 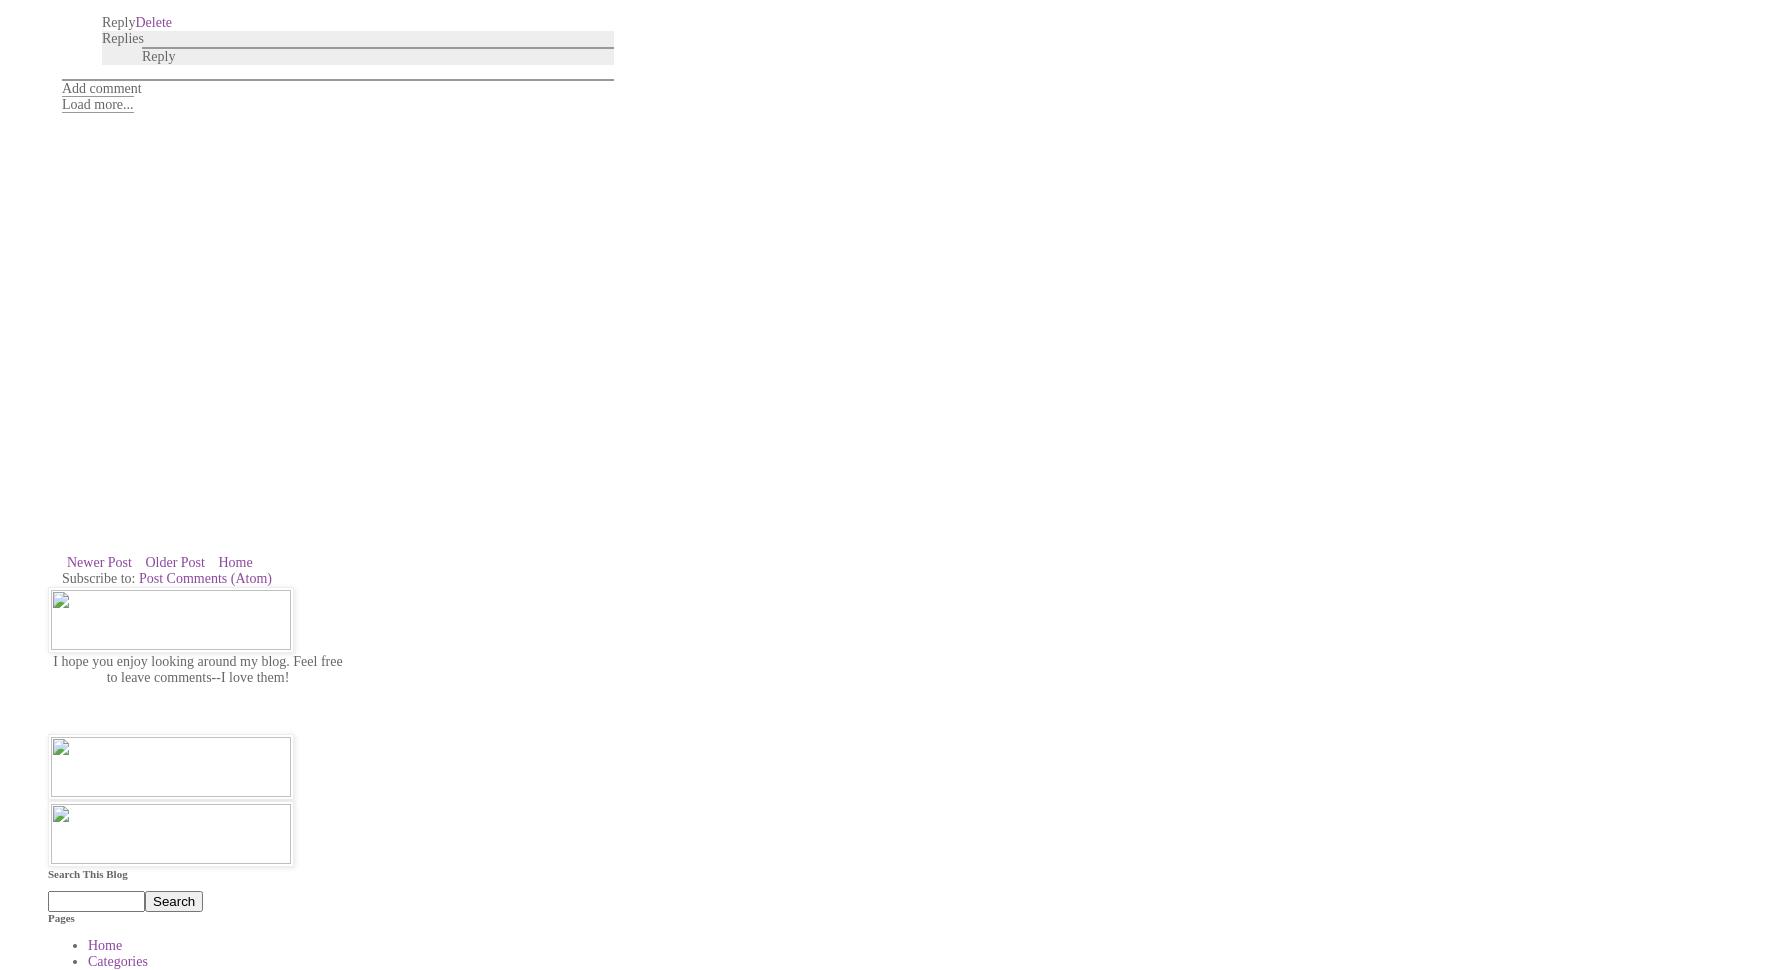 I want to click on 'Newer Post', so click(x=97, y=560).